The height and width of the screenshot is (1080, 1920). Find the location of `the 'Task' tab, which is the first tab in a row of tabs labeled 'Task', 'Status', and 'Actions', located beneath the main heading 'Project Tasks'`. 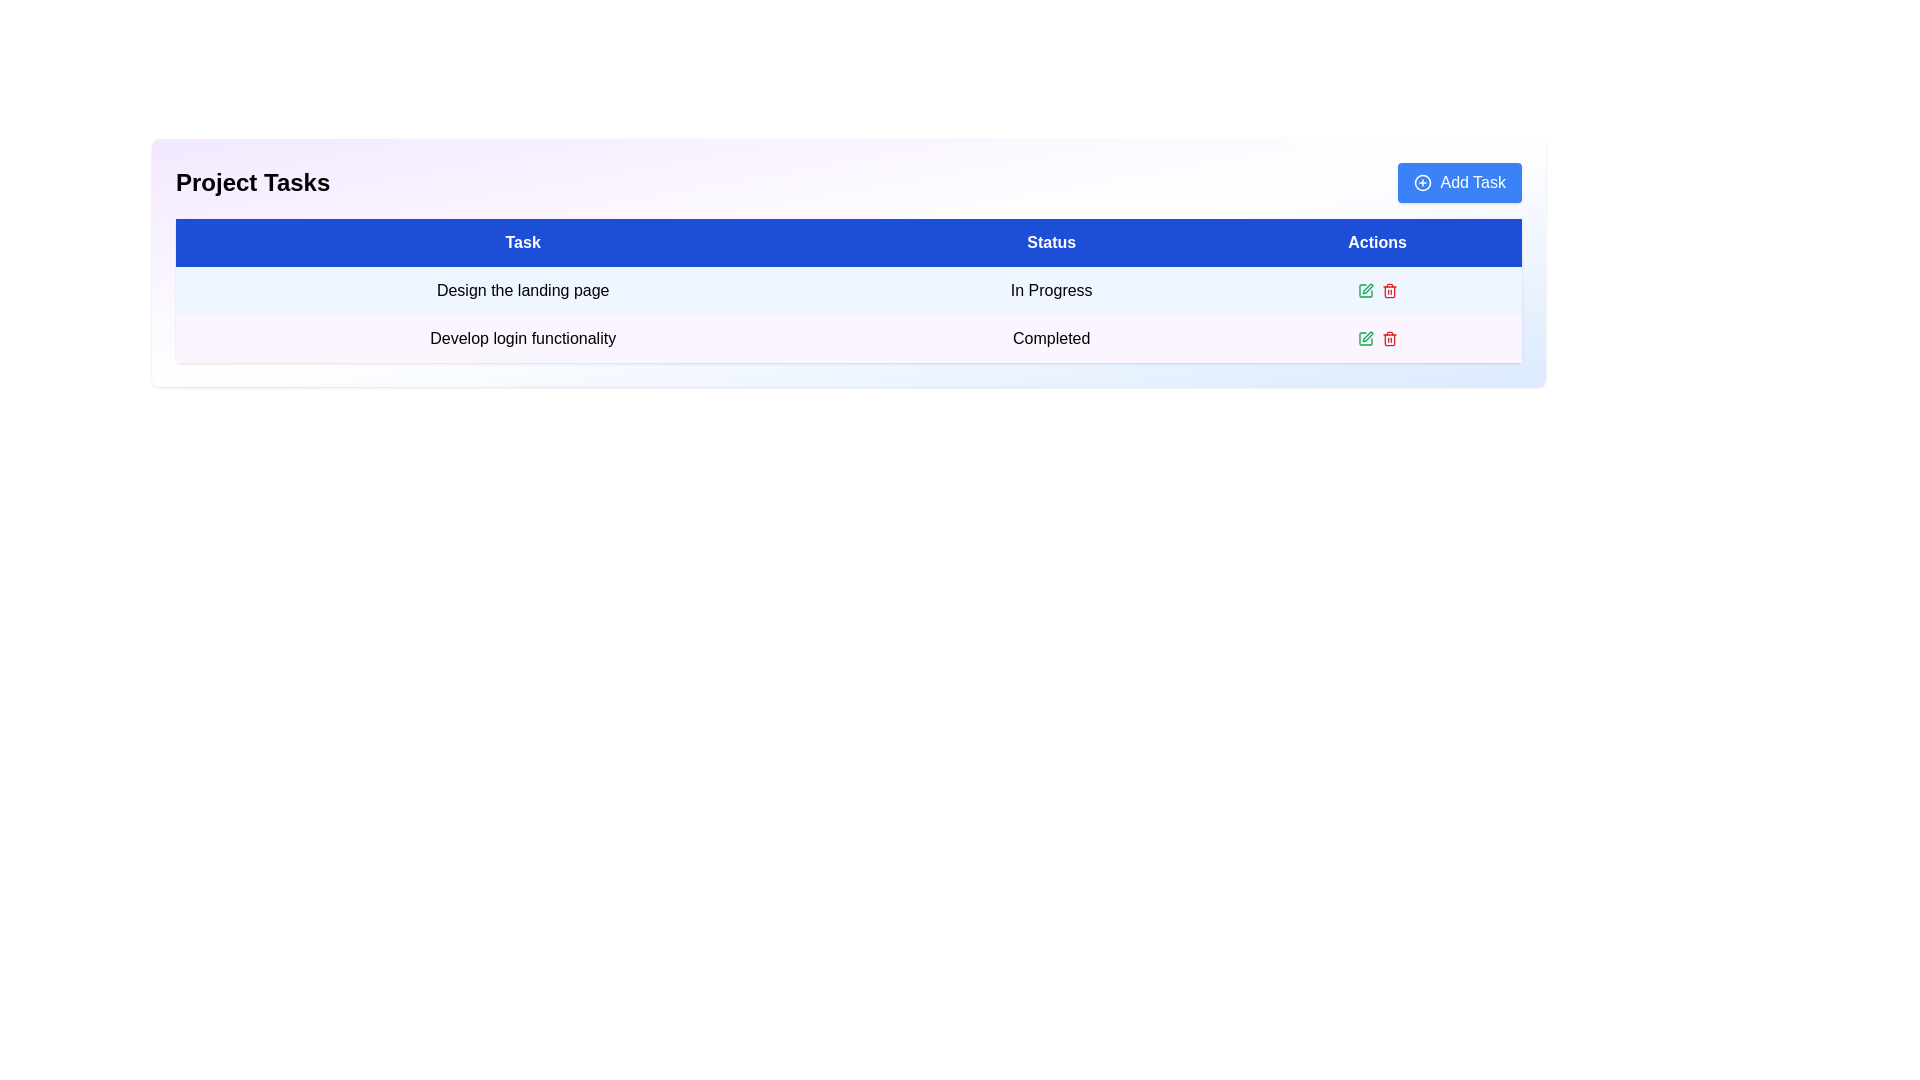

the 'Task' tab, which is the first tab in a row of tabs labeled 'Task', 'Status', and 'Actions', located beneath the main heading 'Project Tasks' is located at coordinates (523, 242).